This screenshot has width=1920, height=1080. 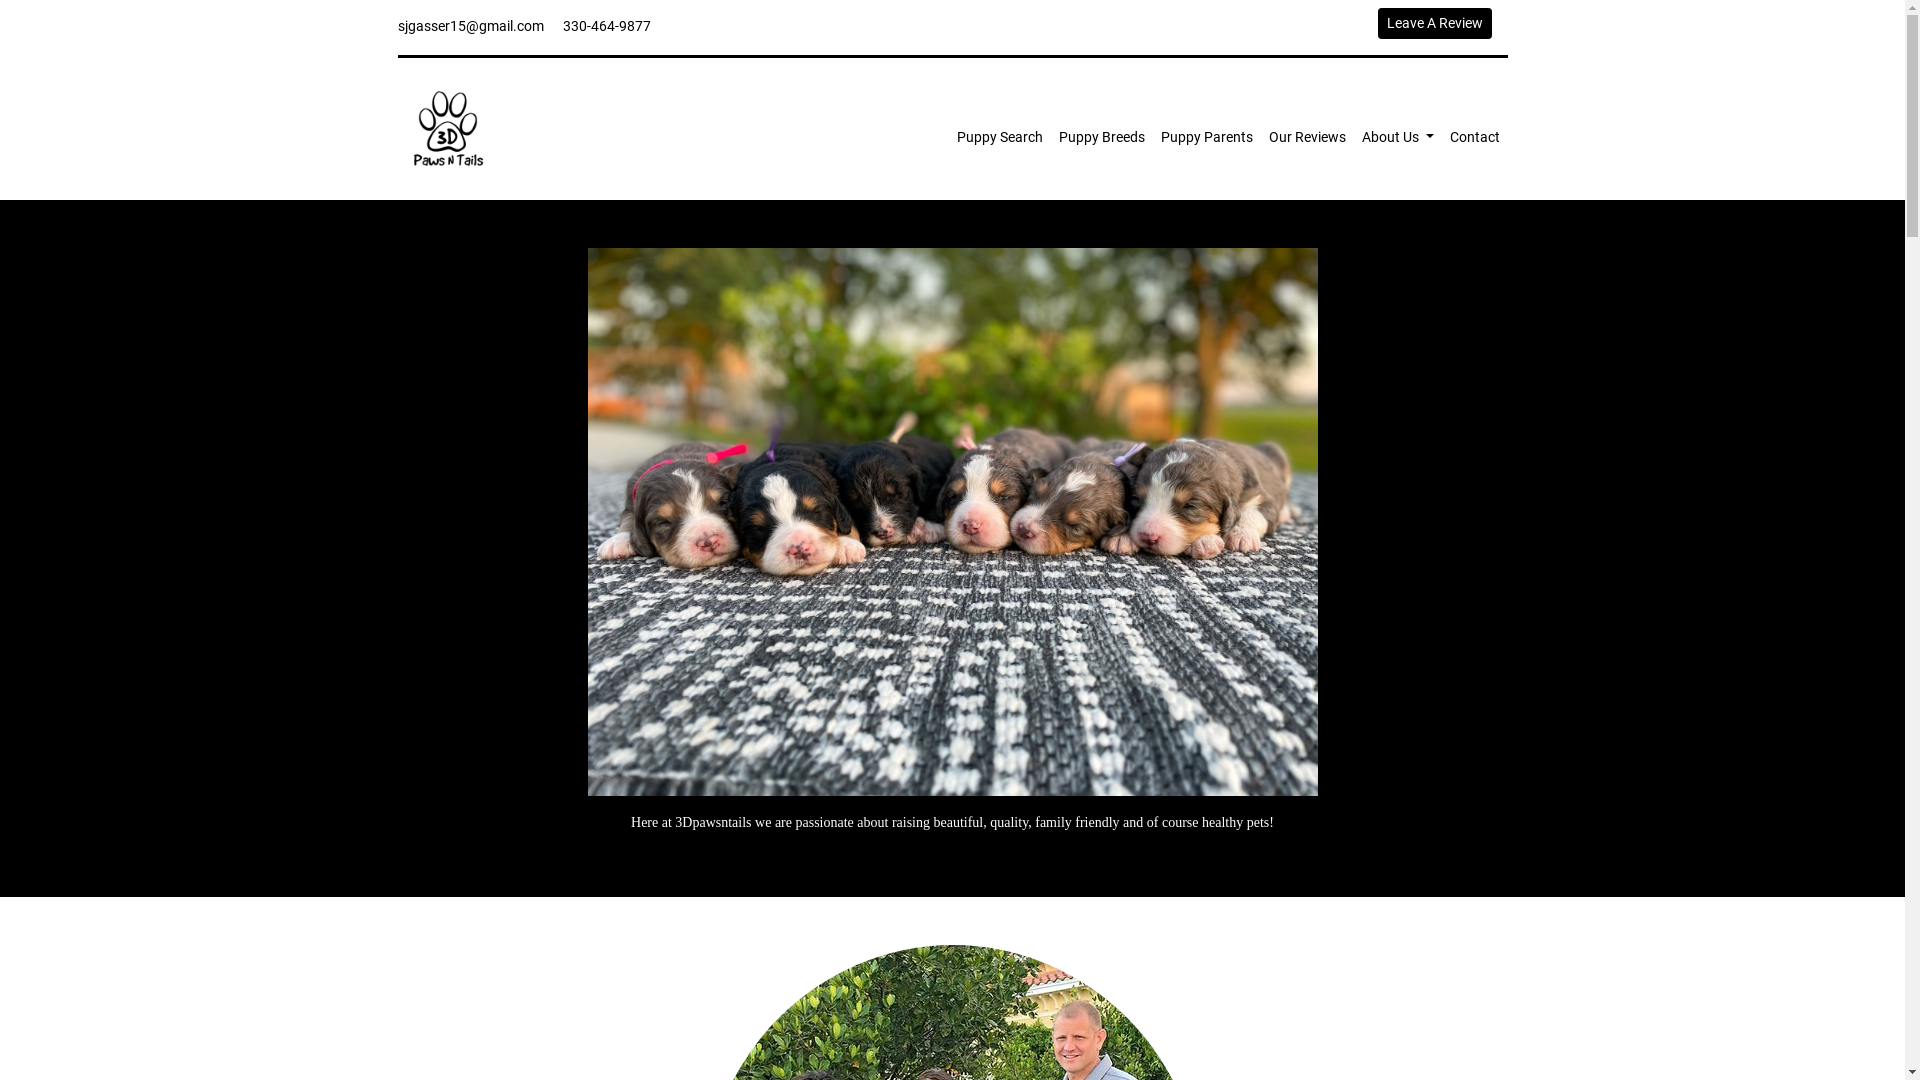 What do you see at coordinates (1396, 135) in the screenshot?
I see `'About Us'` at bounding box center [1396, 135].